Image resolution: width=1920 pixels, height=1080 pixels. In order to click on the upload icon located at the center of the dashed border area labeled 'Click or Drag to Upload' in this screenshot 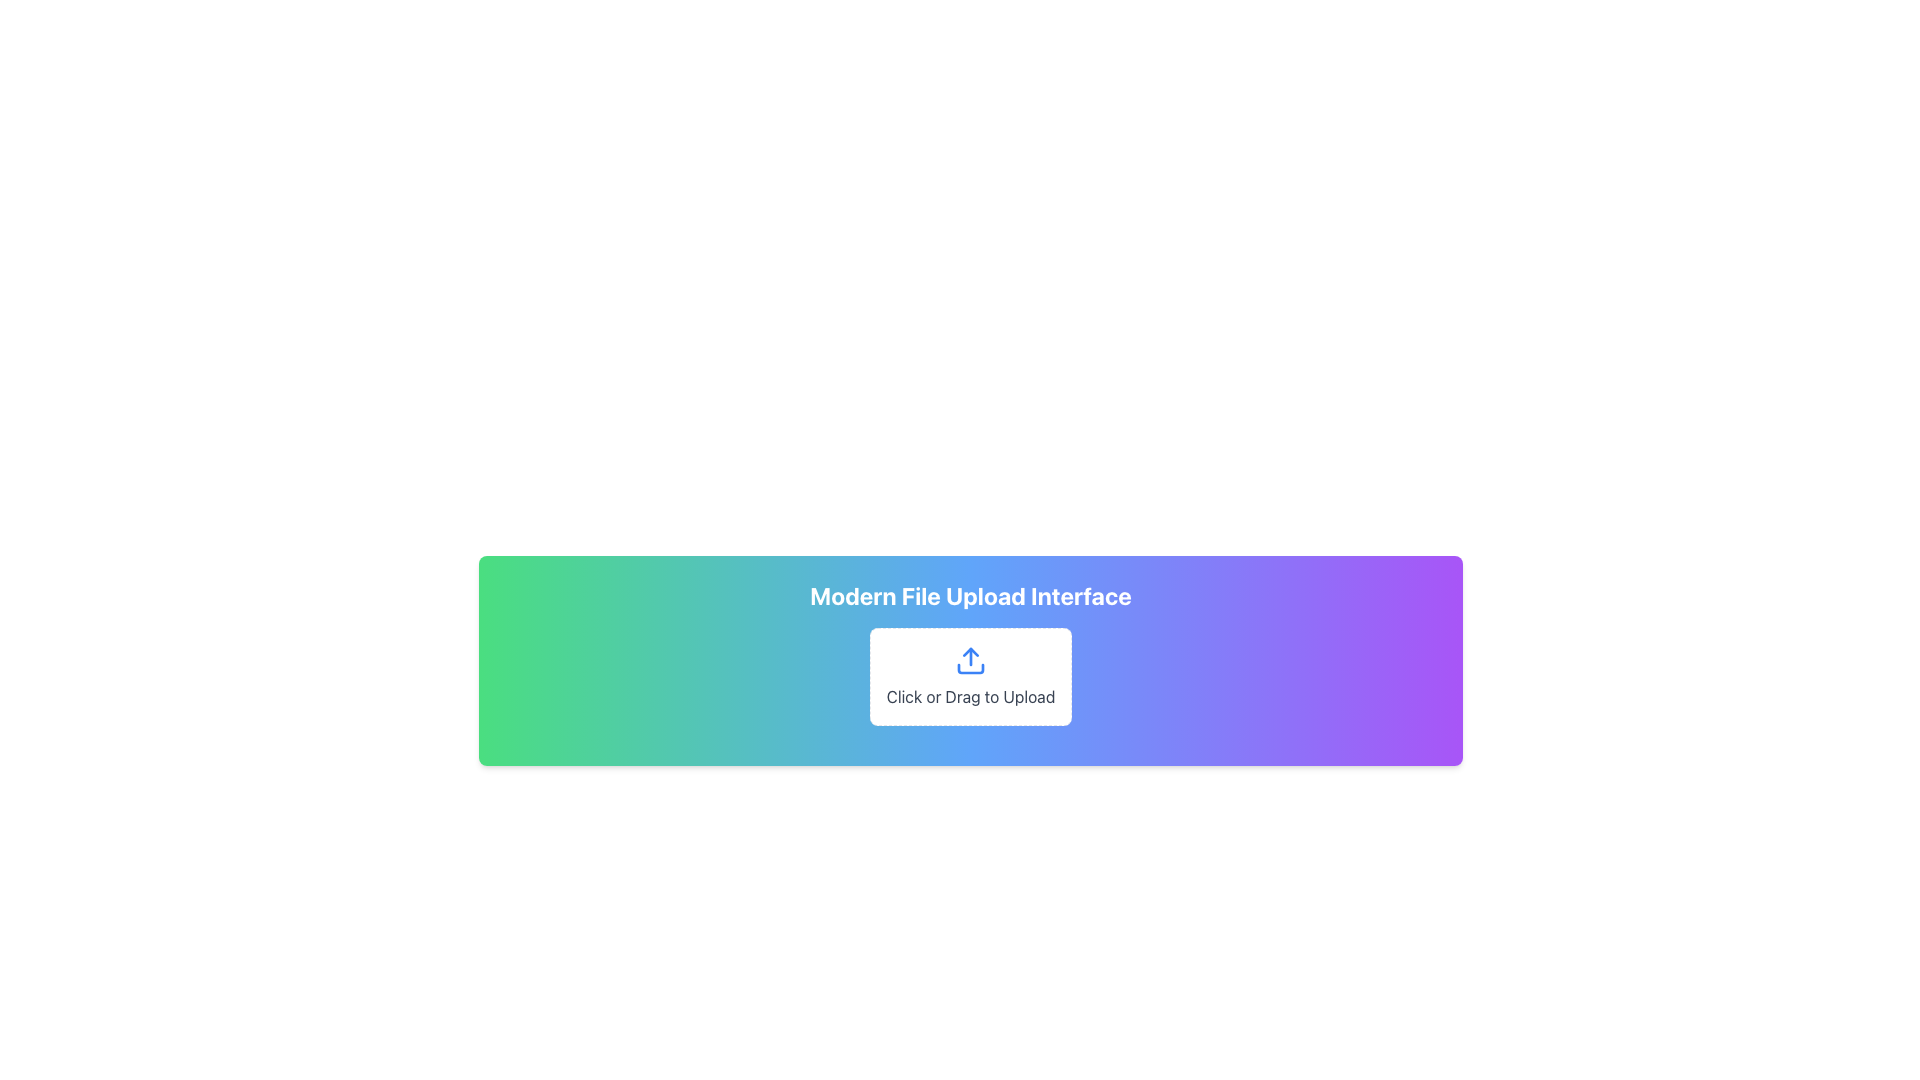, I will do `click(970, 660)`.